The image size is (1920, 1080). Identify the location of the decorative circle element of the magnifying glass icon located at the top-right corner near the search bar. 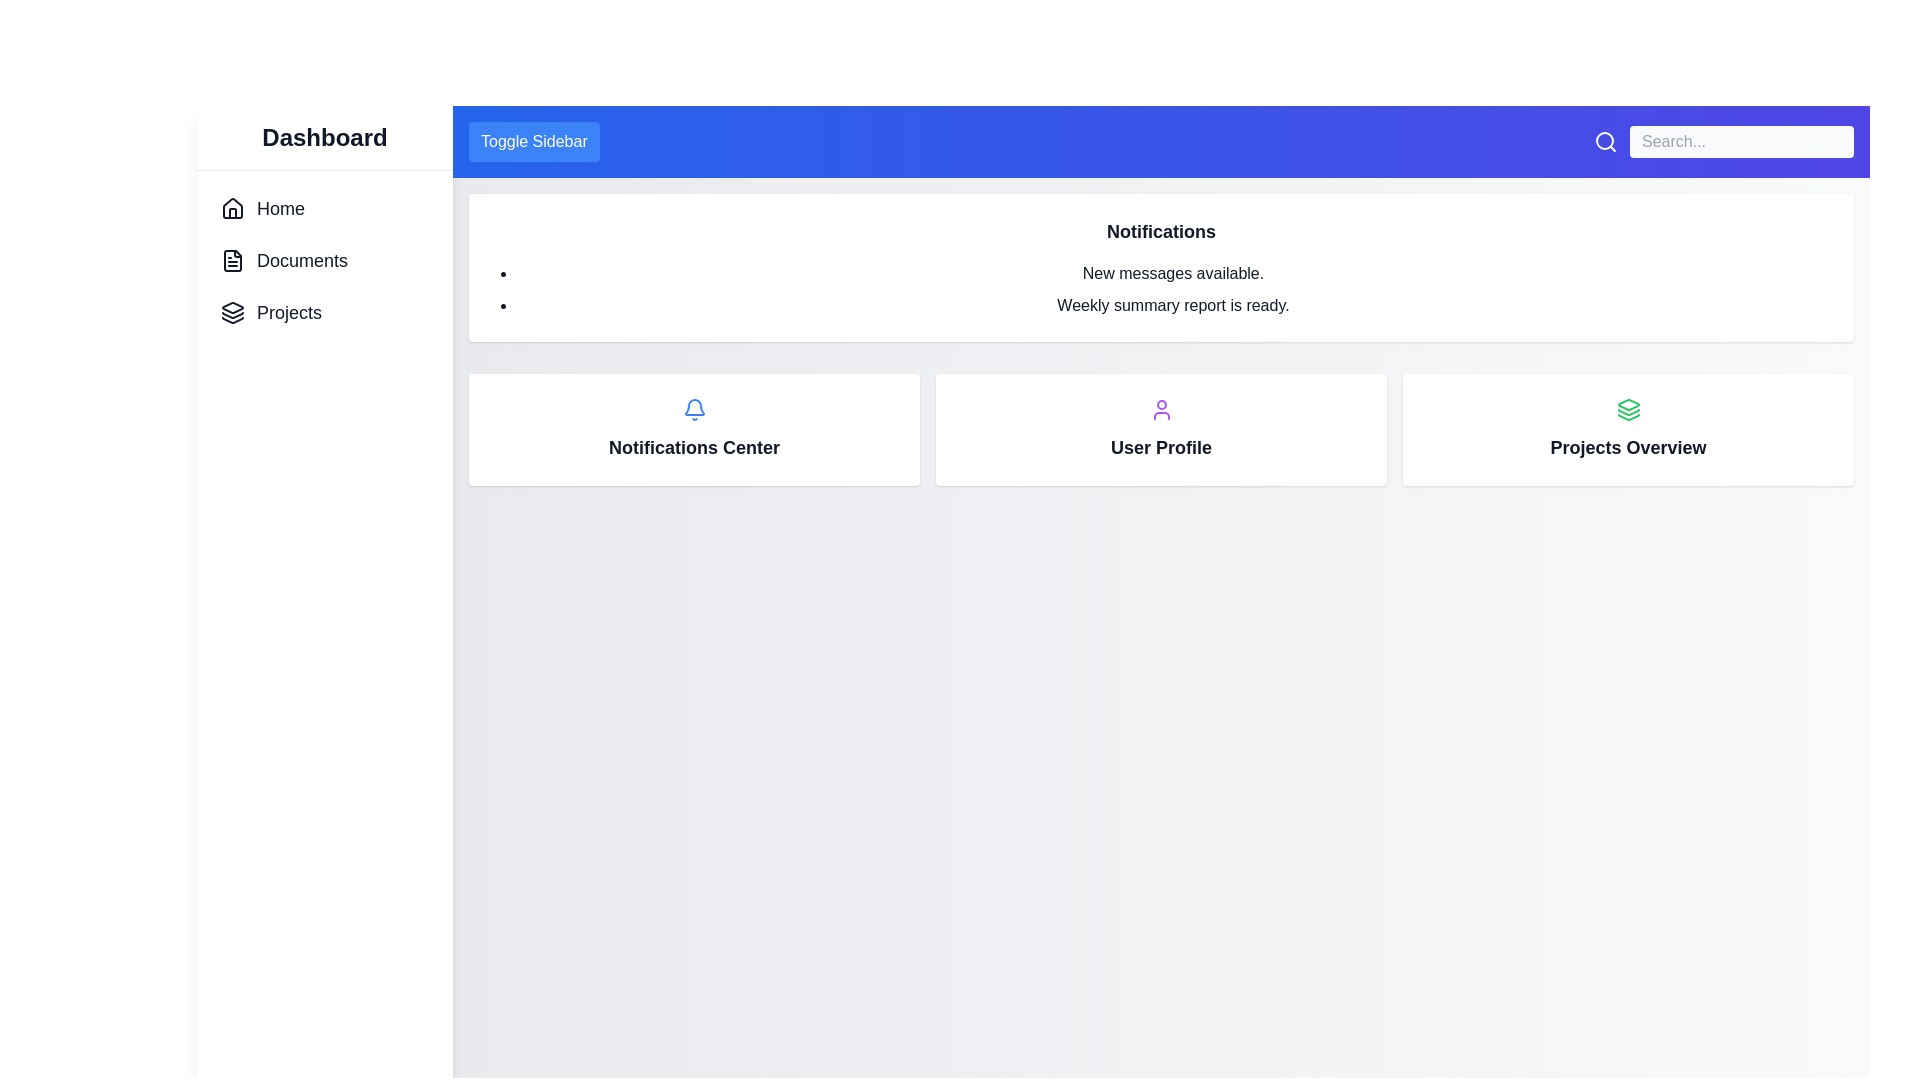
(1604, 140).